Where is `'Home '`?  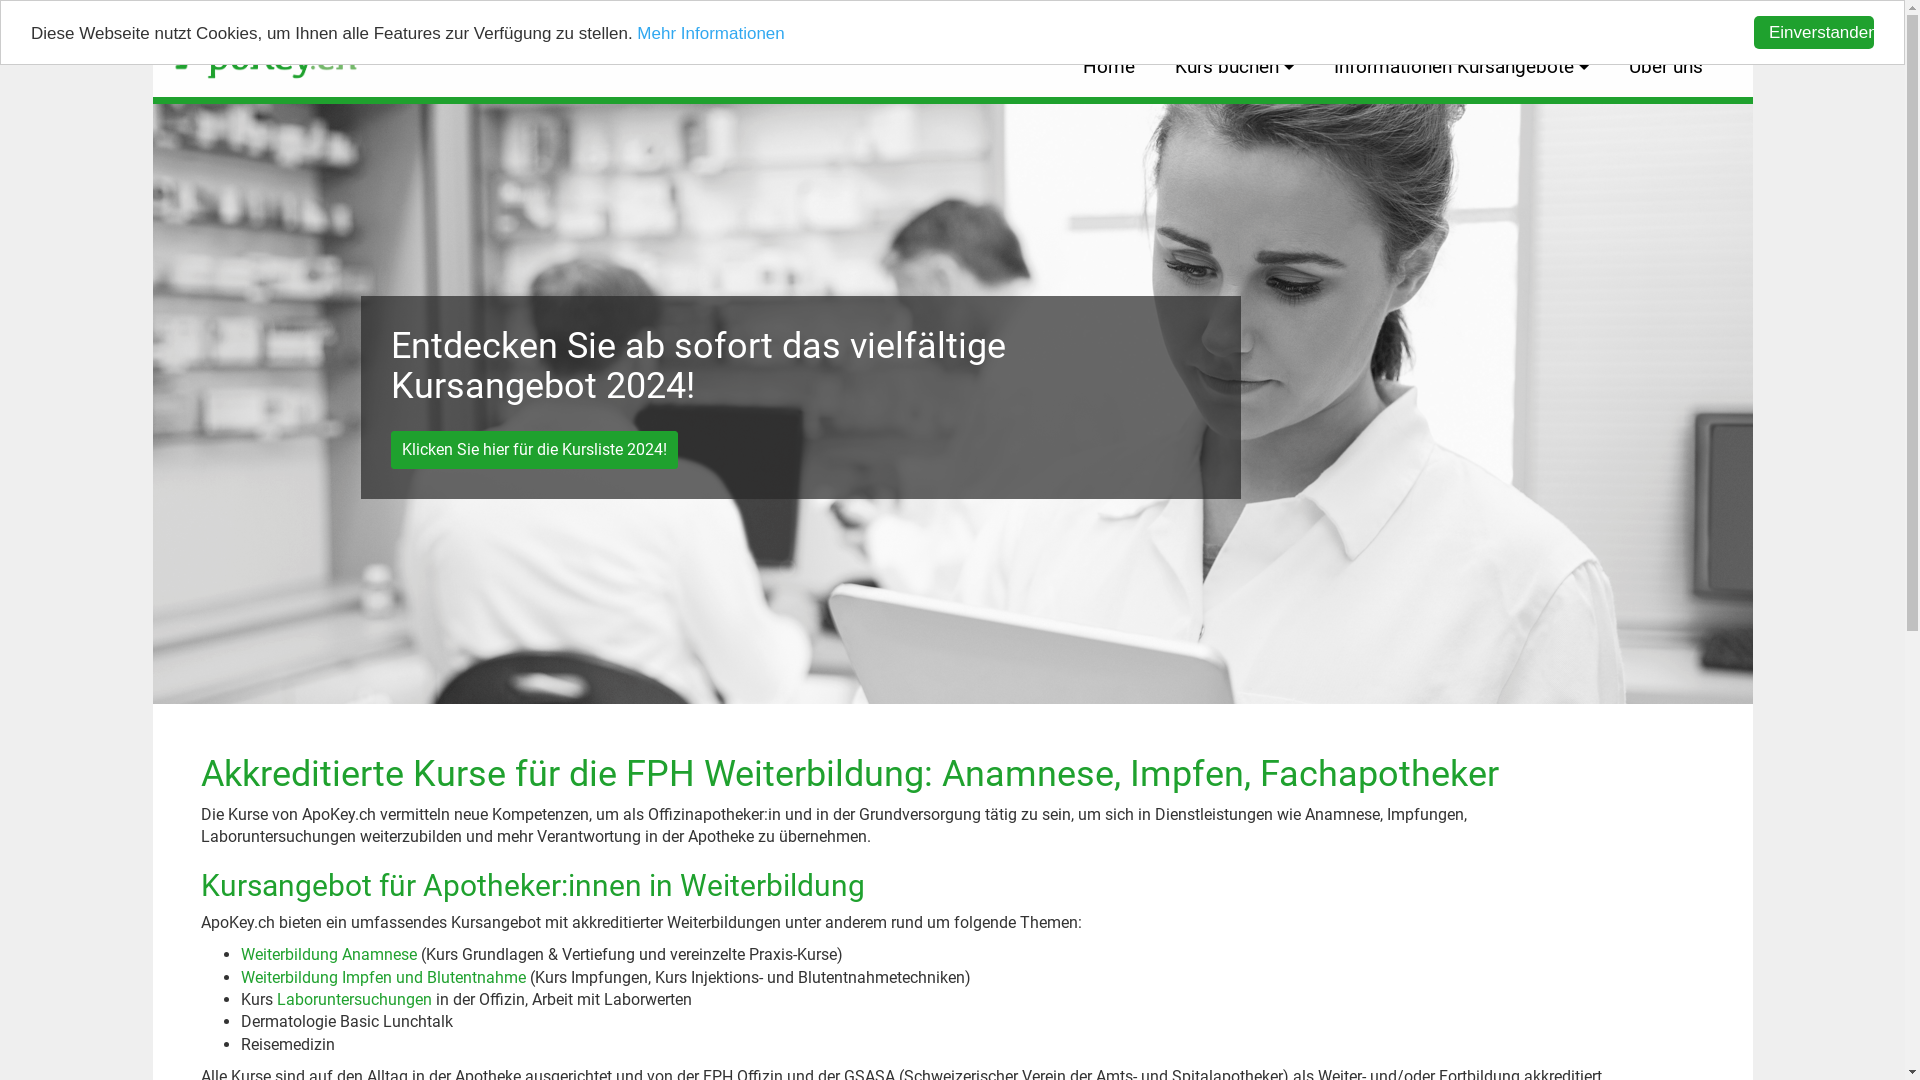
'Home ' is located at coordinates (254, 45).